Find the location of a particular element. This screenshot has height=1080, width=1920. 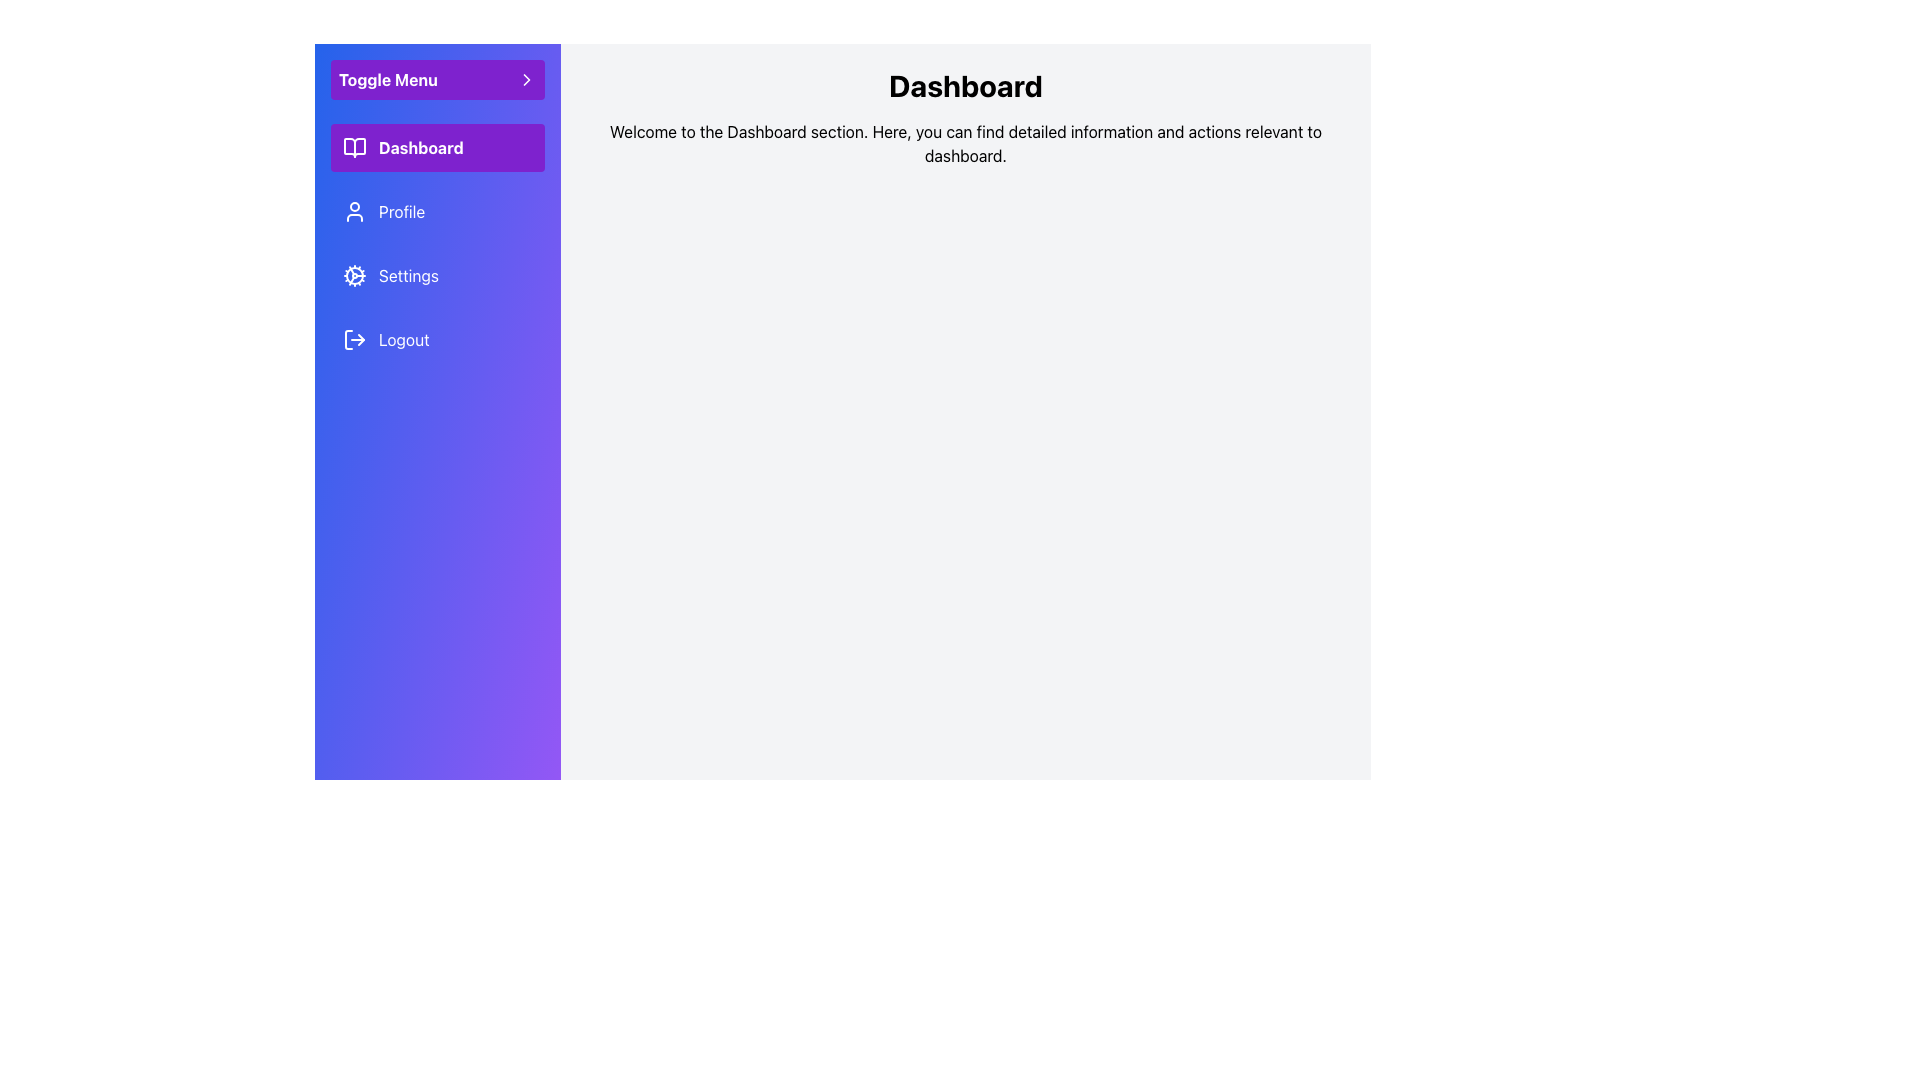

the 'Settings' button in the sidebar is located at coordinates (436, 276).